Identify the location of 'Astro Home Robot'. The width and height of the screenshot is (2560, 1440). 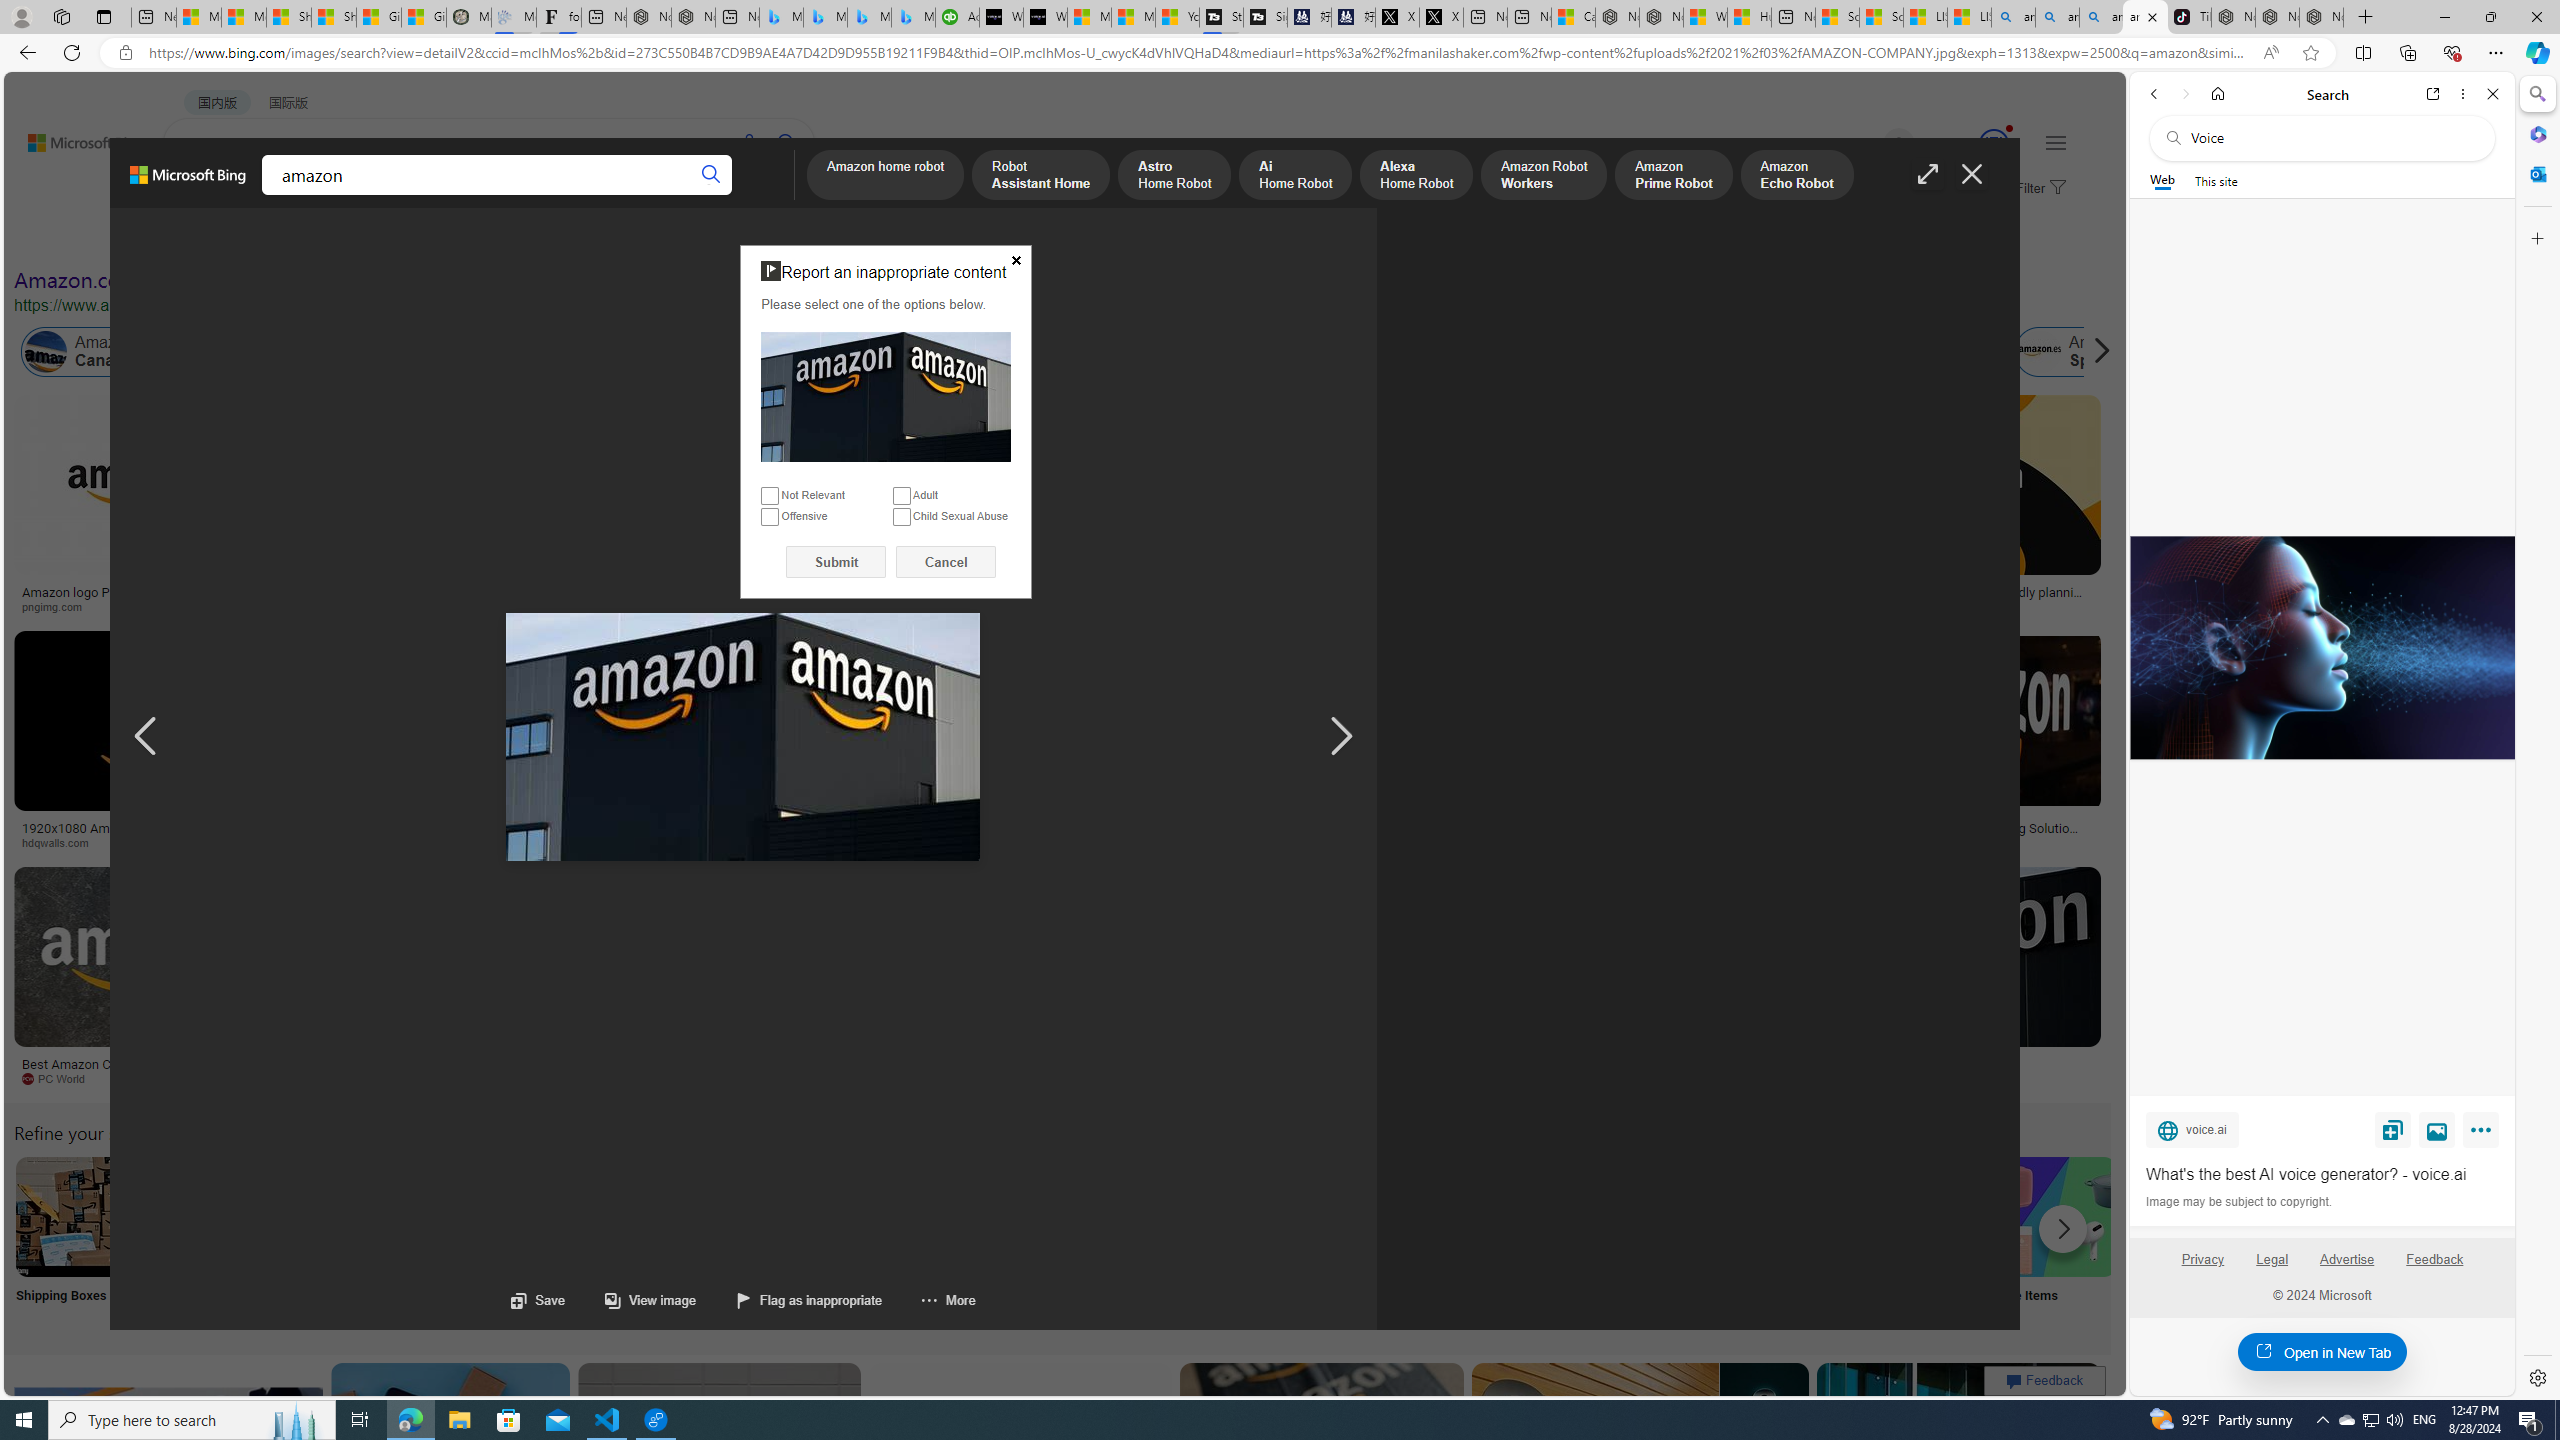
(1174, 176).